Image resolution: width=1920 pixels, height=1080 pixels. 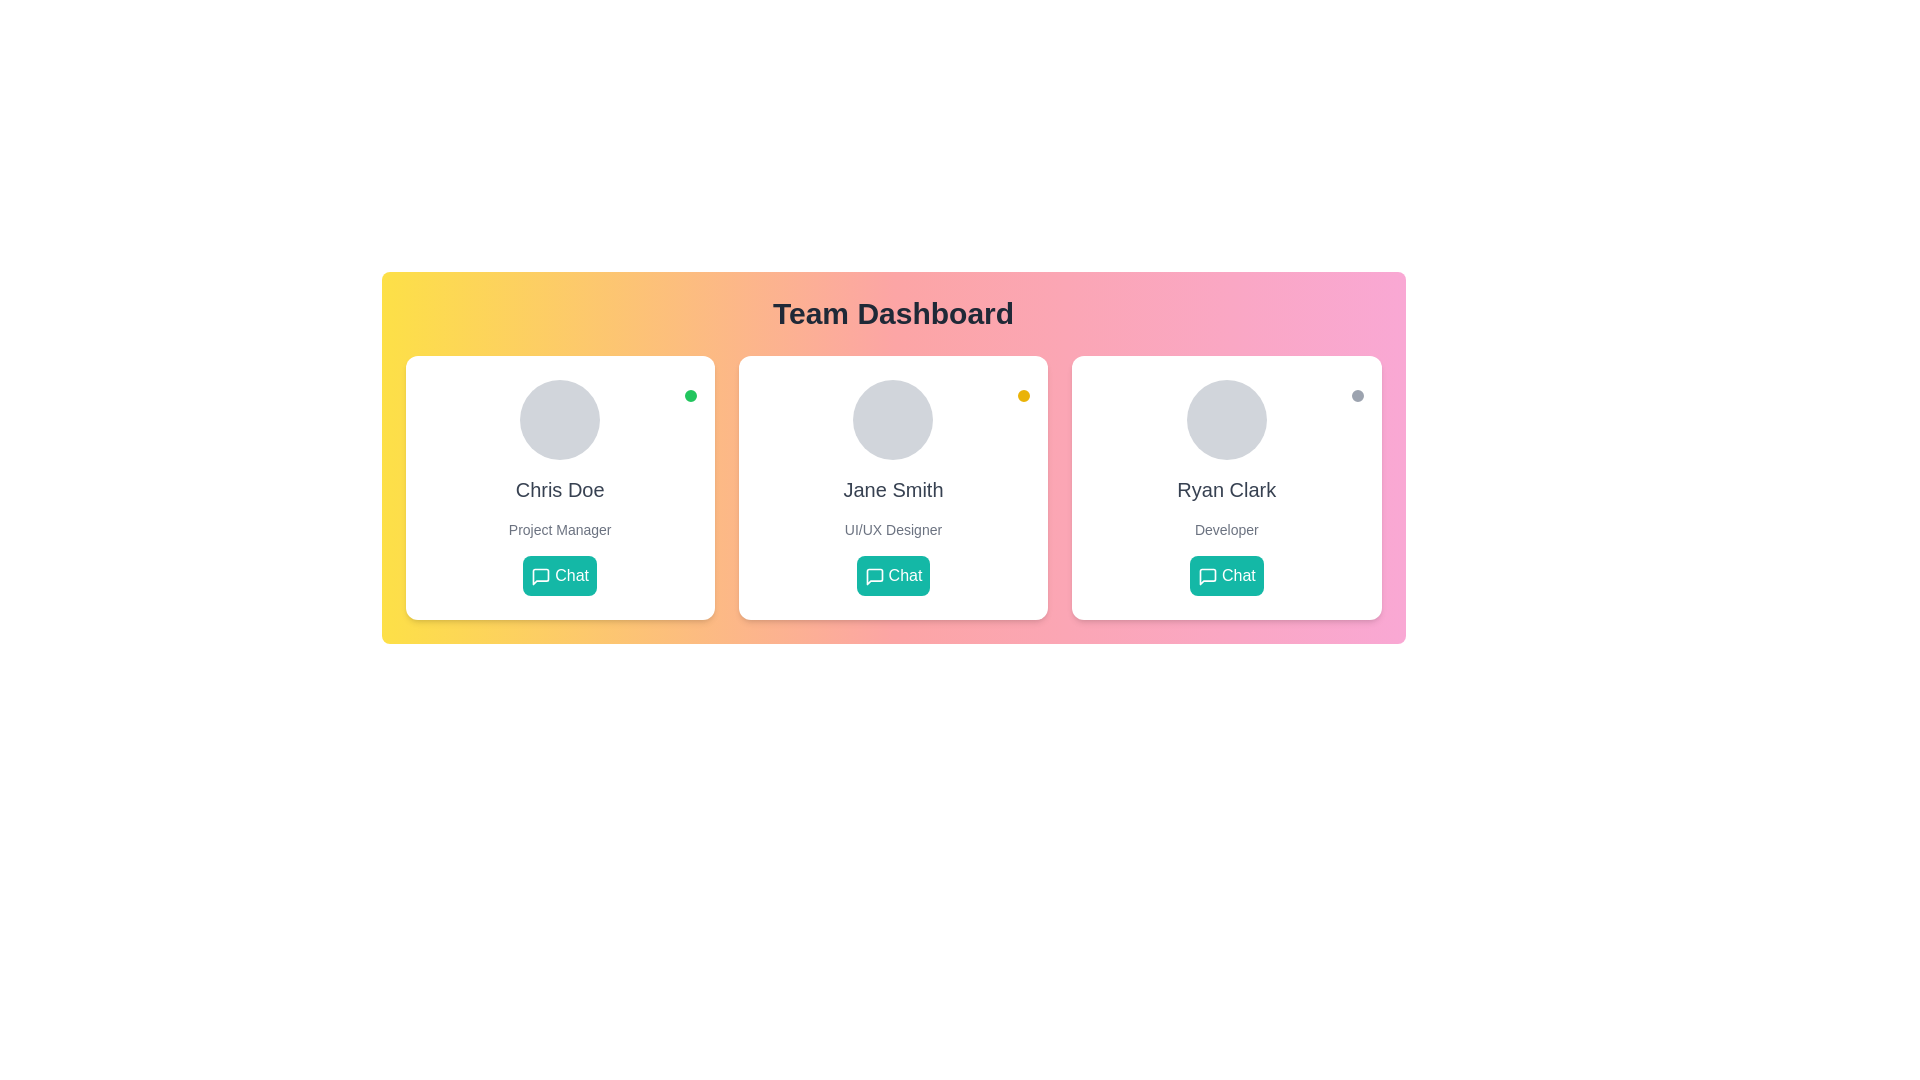 What do you see at coordinates (892, 575) in the screenshot?
I see `the chat button for 'Jane Smith', a UI/UX Designer` at bounding box center [892, 575].